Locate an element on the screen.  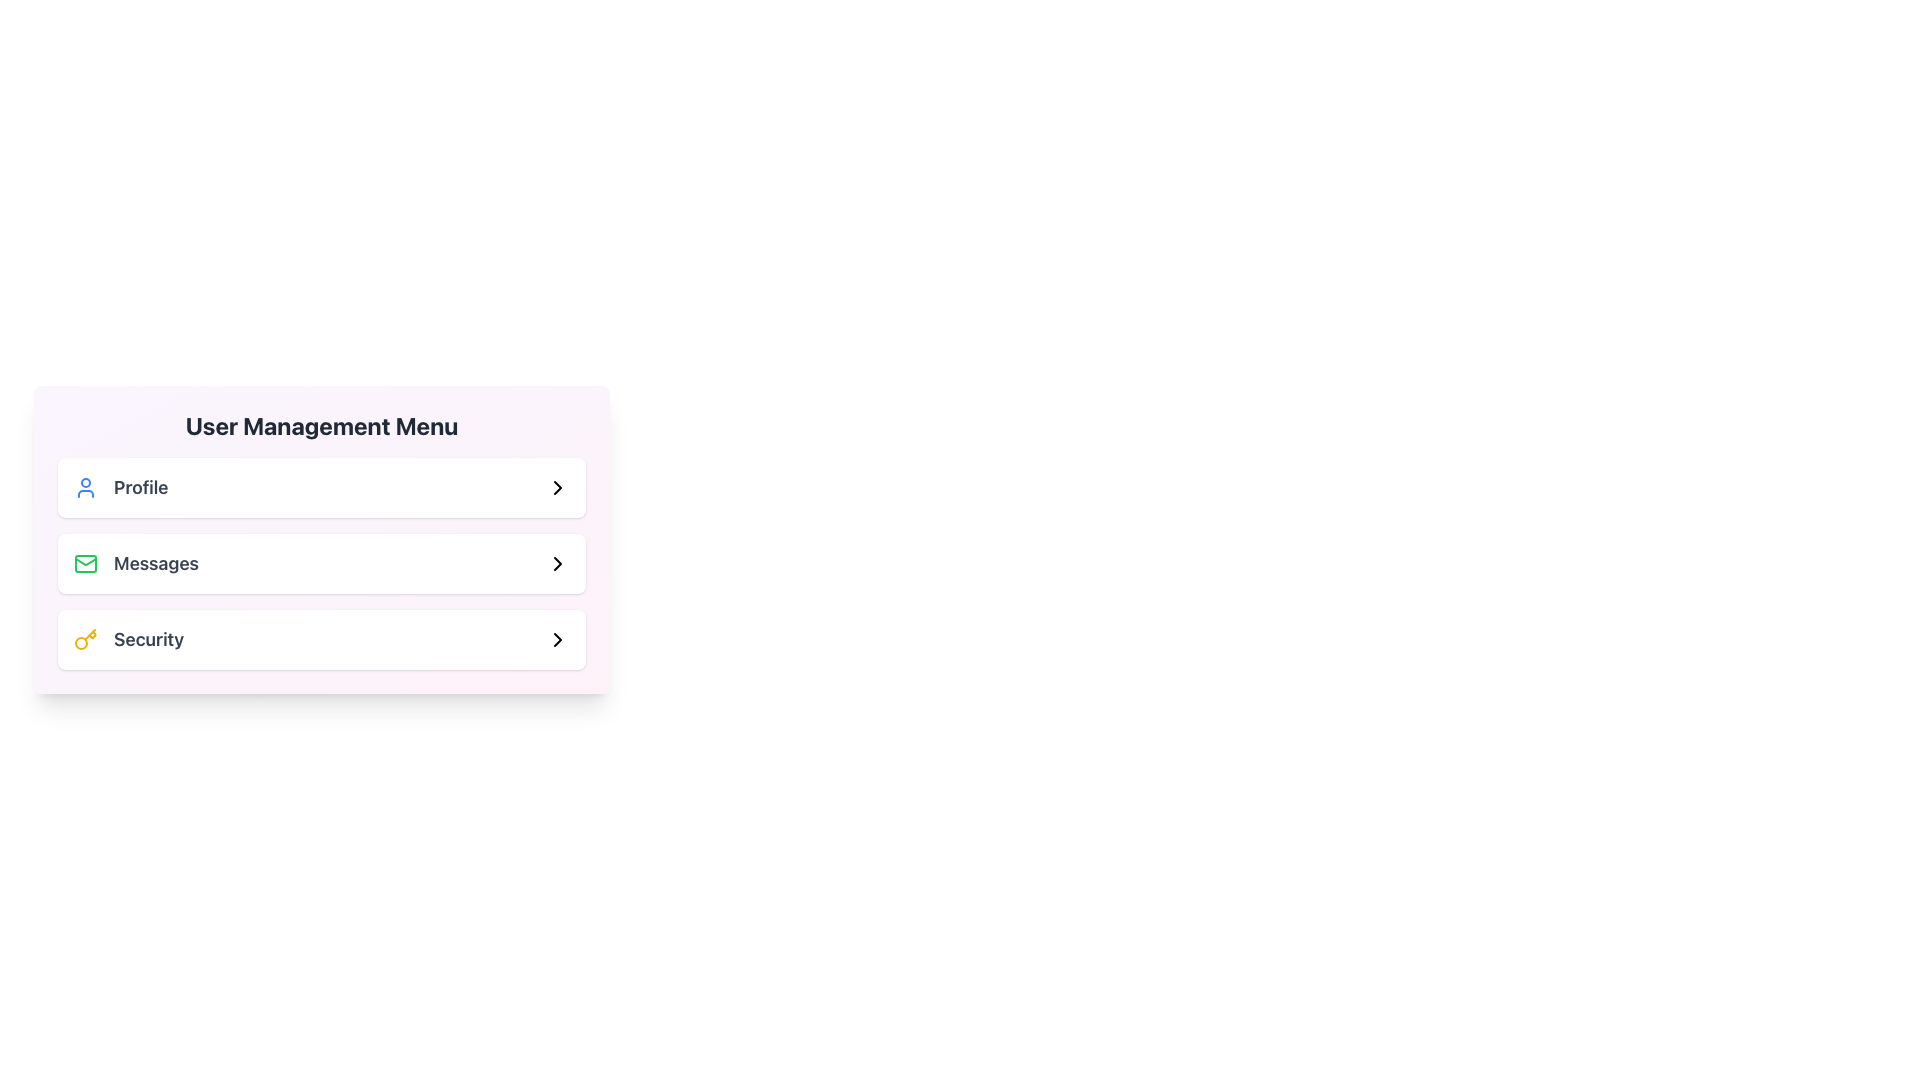
the text label displaying 'Security', which is styled with a larger font size and bold weight, located within the 'User Management Menu' section is located at coordinates (147, 640).